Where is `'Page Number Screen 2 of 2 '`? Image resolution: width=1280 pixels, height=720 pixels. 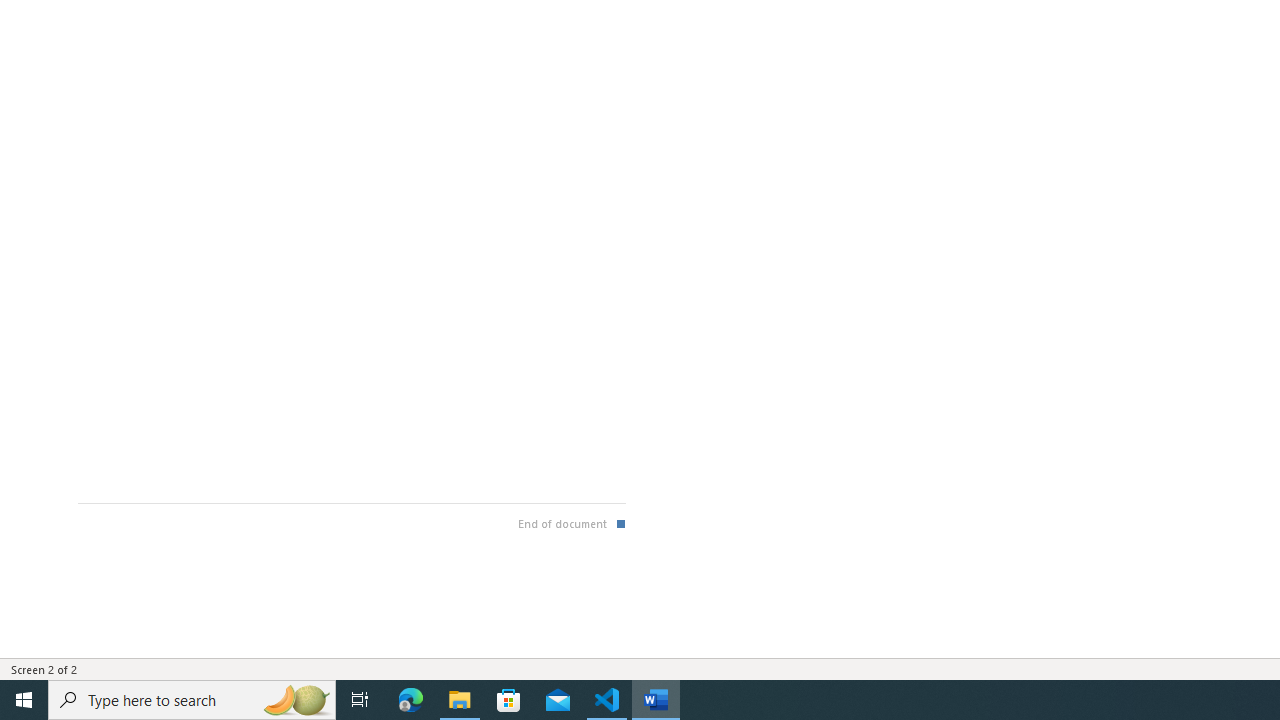
'Page Number Screen 2 of 2 ' is located at coordinates (44, 669).